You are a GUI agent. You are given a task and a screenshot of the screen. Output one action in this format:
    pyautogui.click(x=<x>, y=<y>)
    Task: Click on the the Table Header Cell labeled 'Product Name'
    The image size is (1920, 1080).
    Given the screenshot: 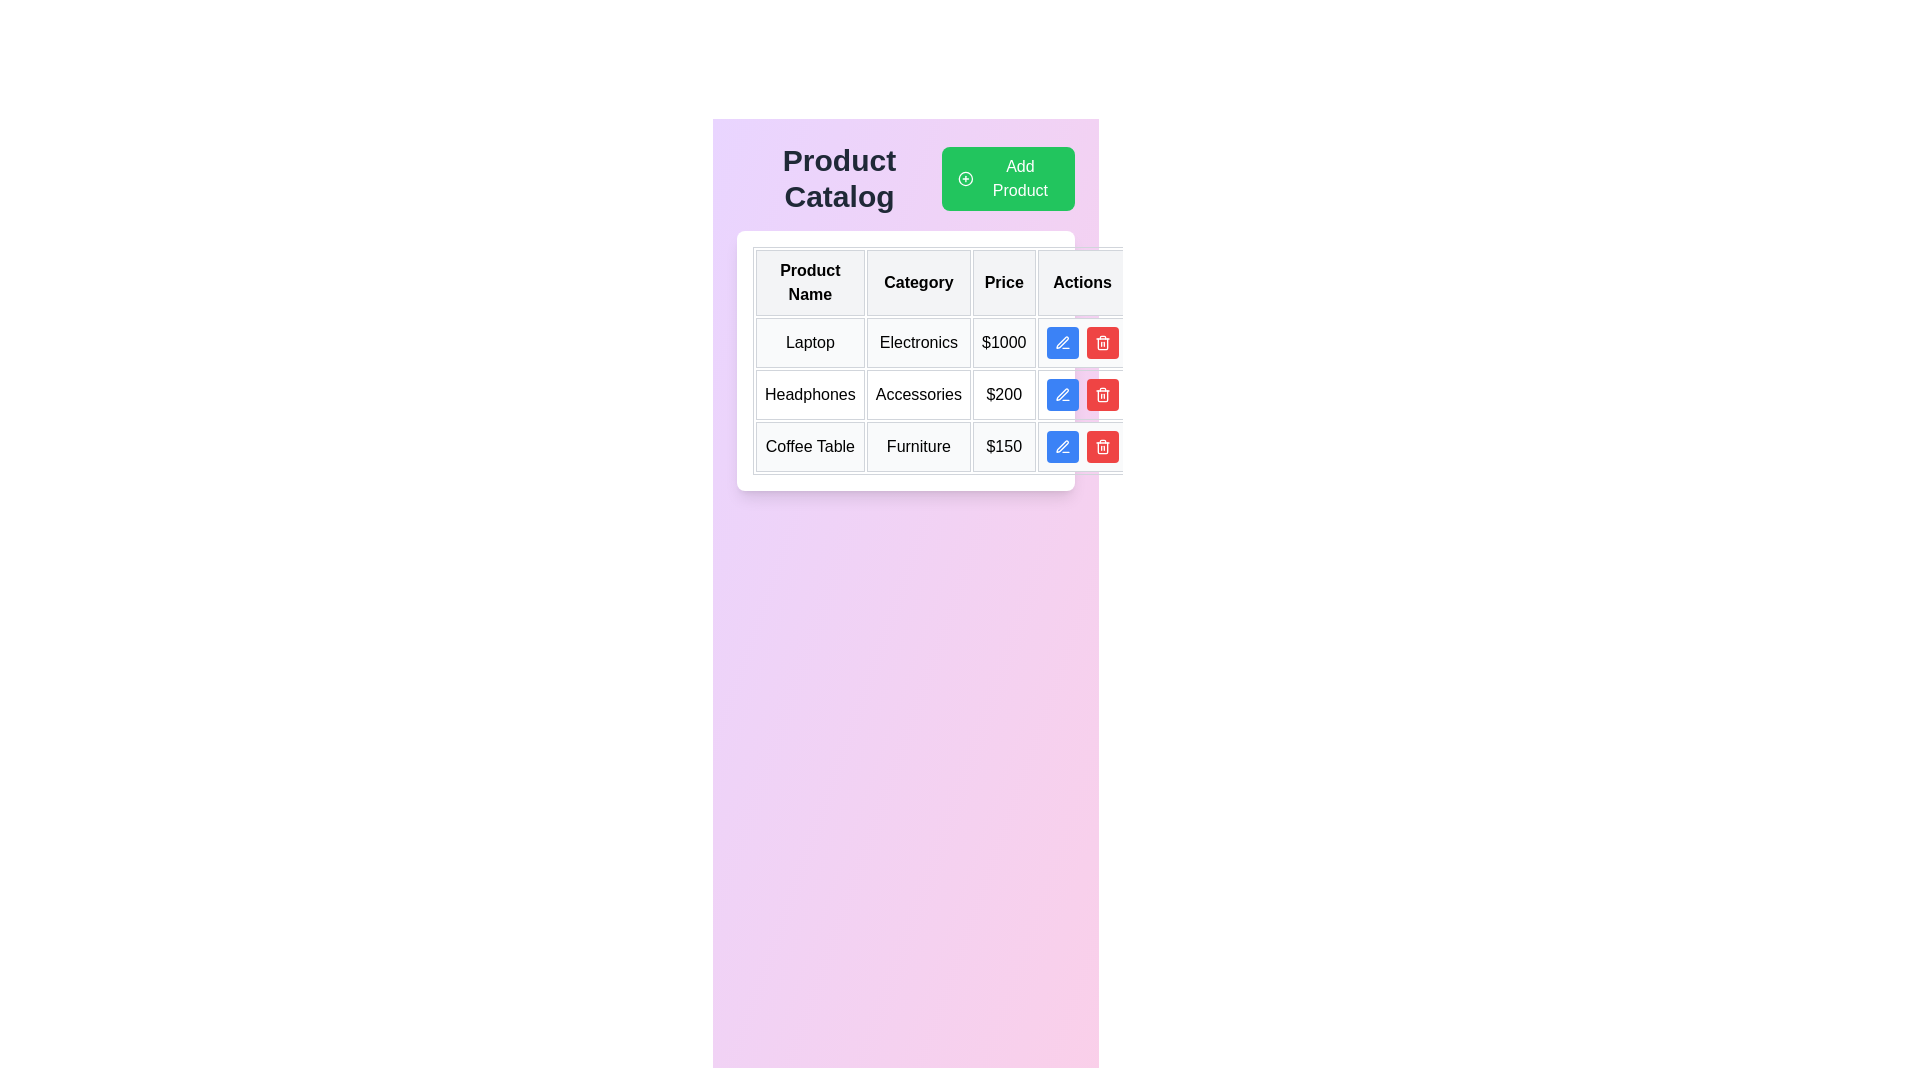 What is the action you would take?
    pyautogui.click(x=810, y=282)
    